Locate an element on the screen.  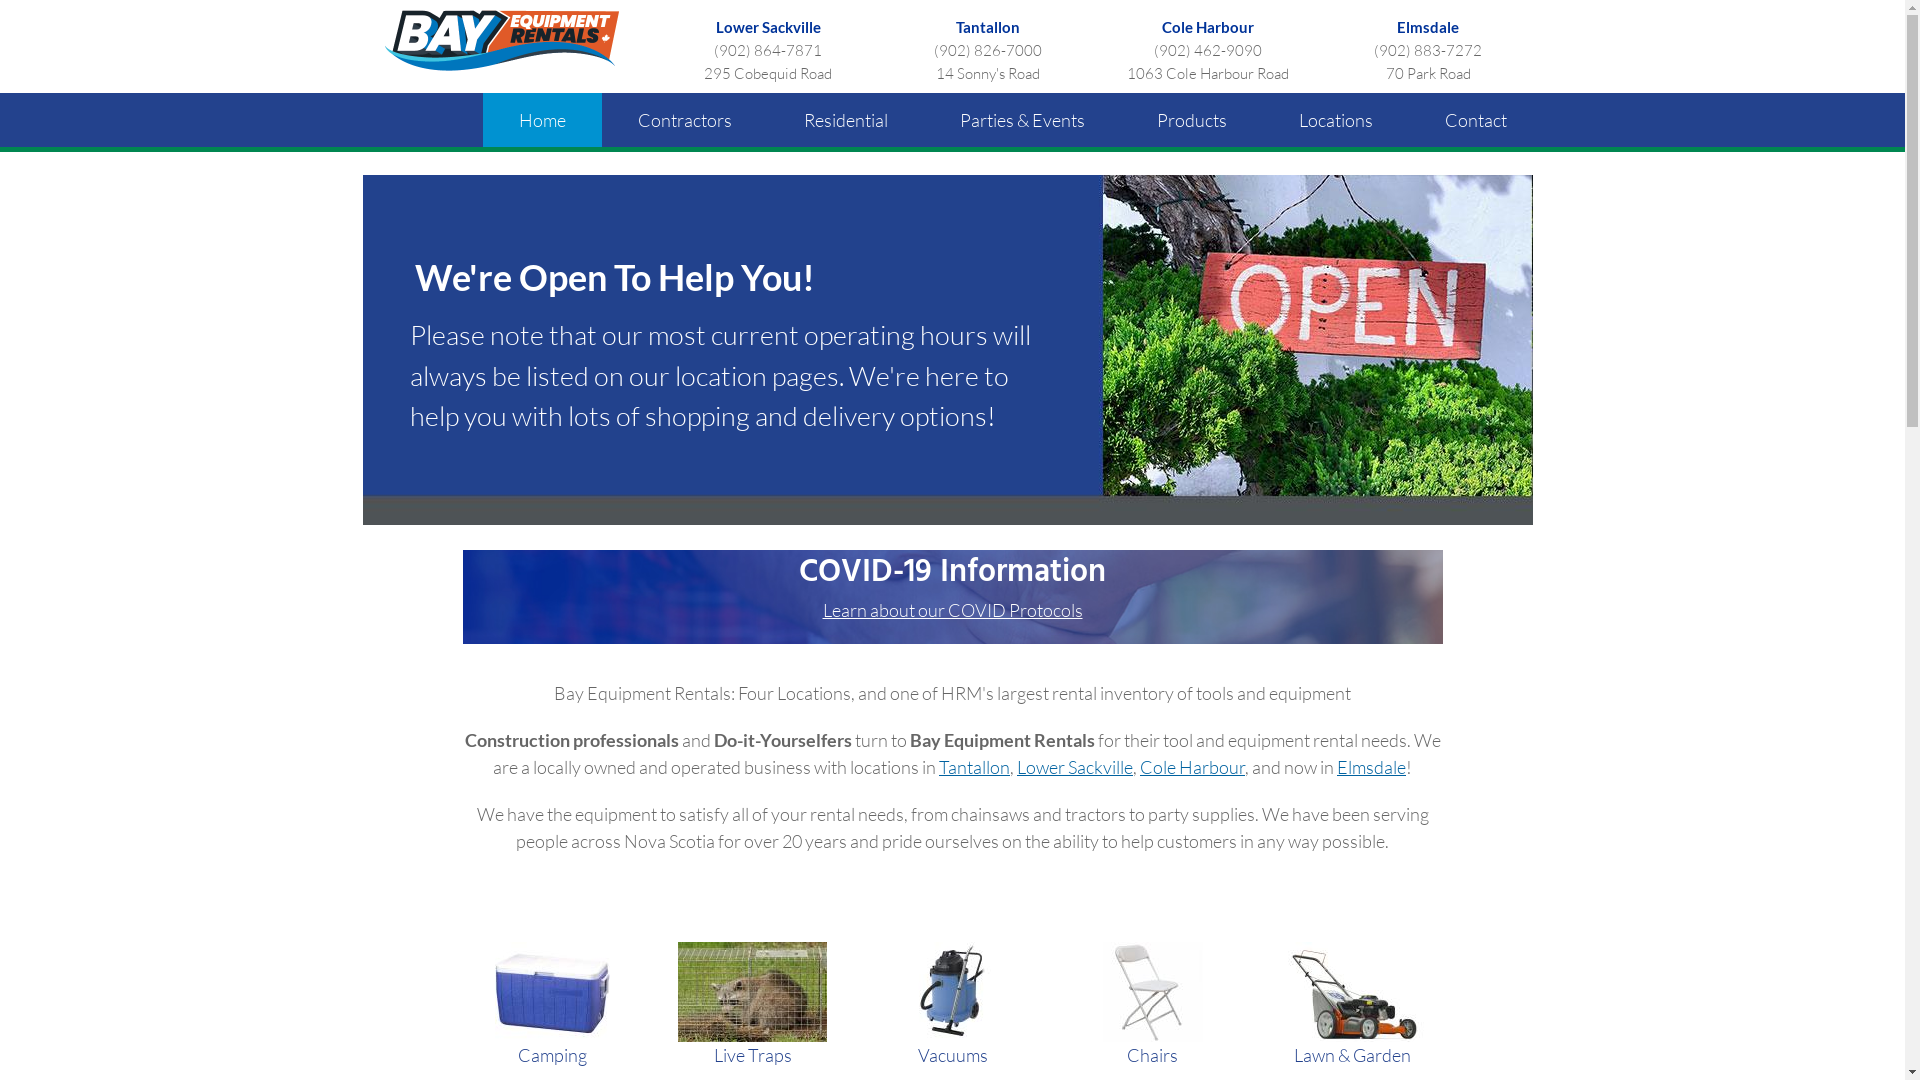
'Contractors' is located at coordinates (685, 119).